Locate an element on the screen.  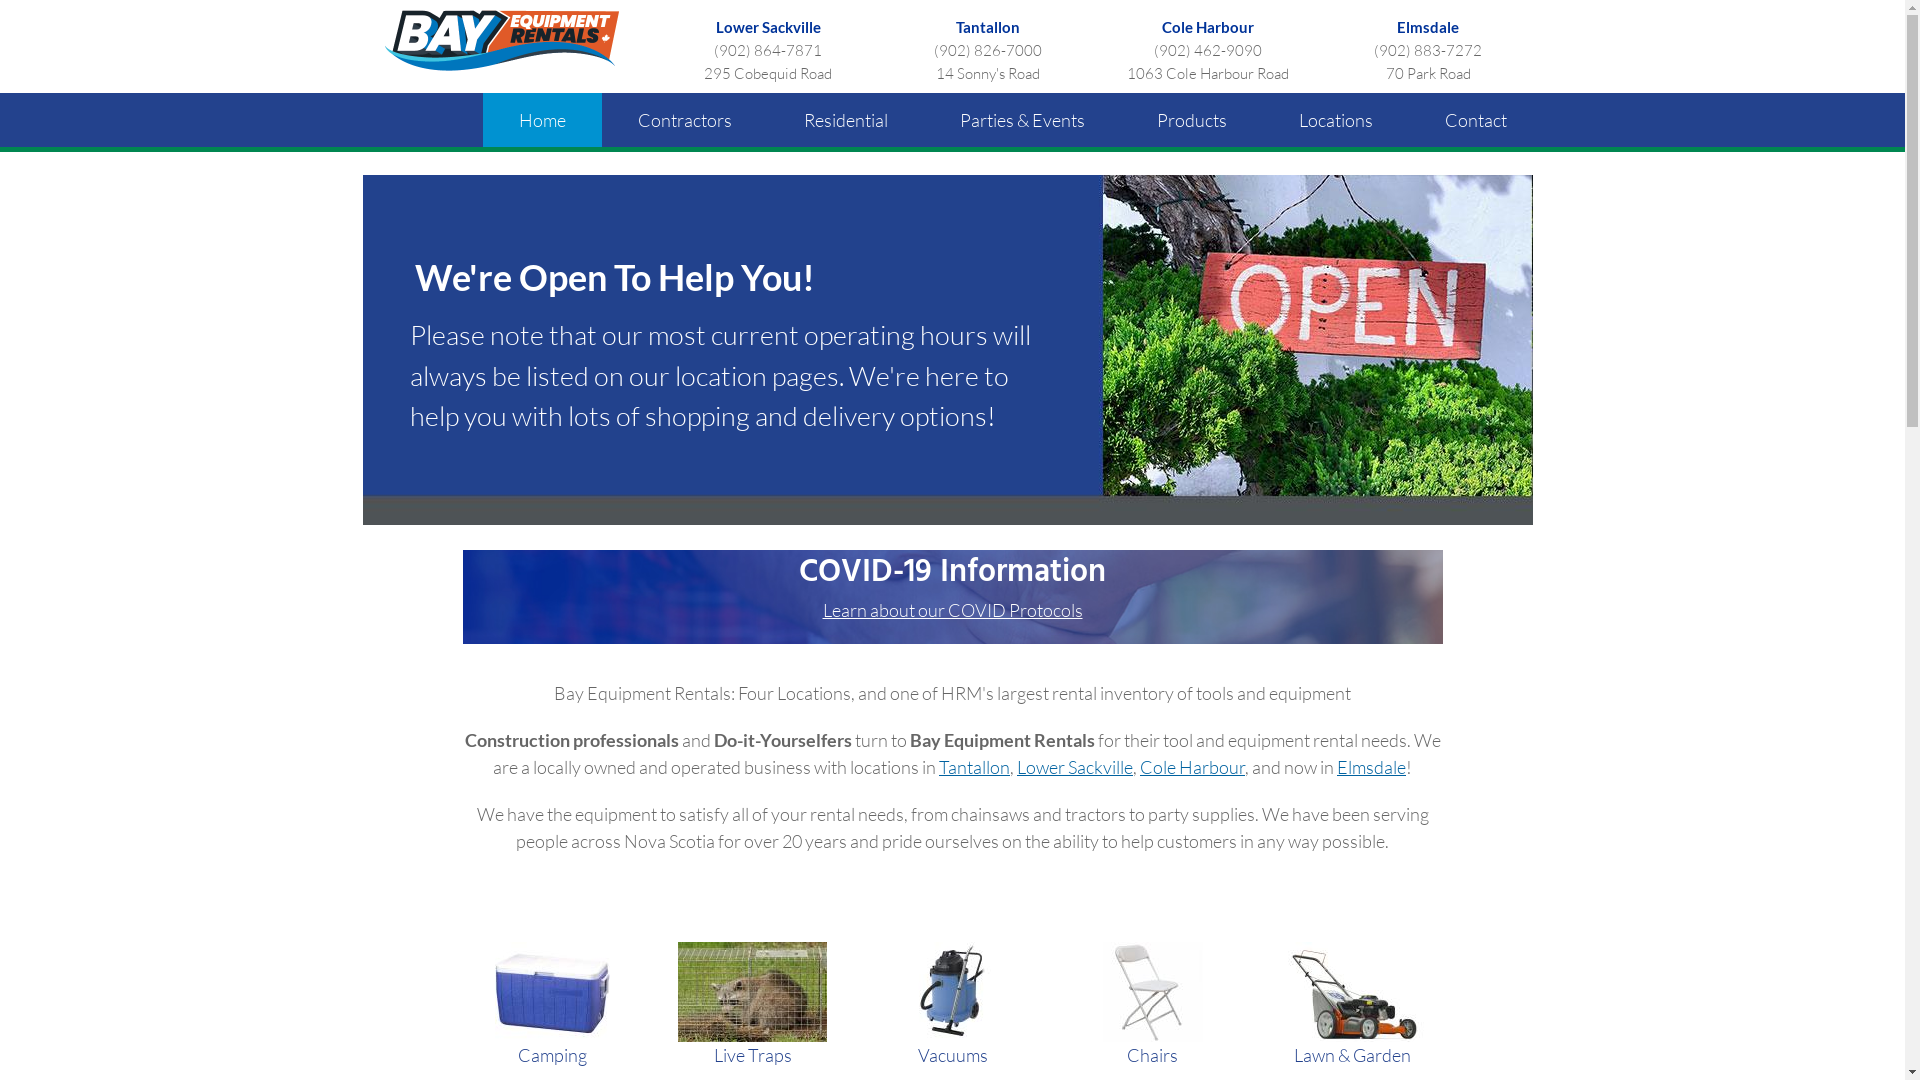
'Contractors' is located at coordinates (685, 119).